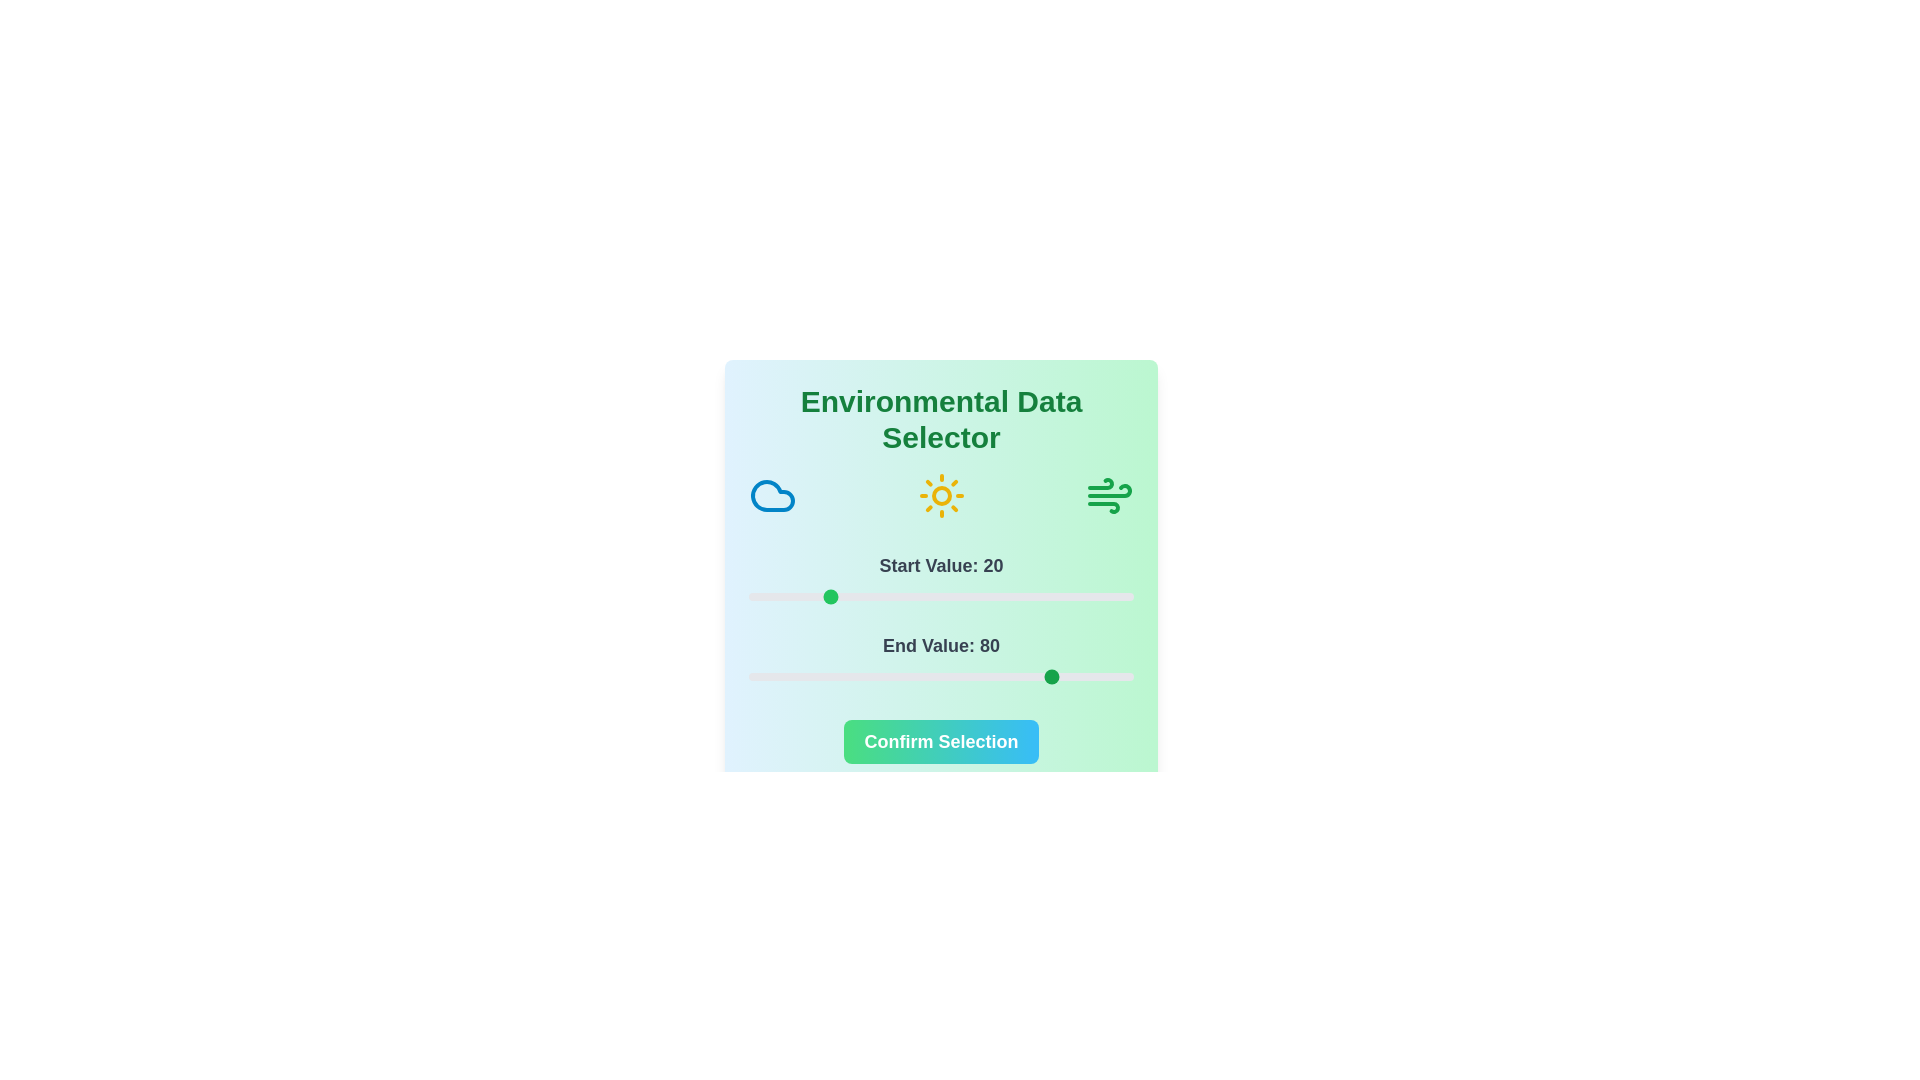  I want to click on the interactive panel for selecting environmental data values, so click(940, 574).